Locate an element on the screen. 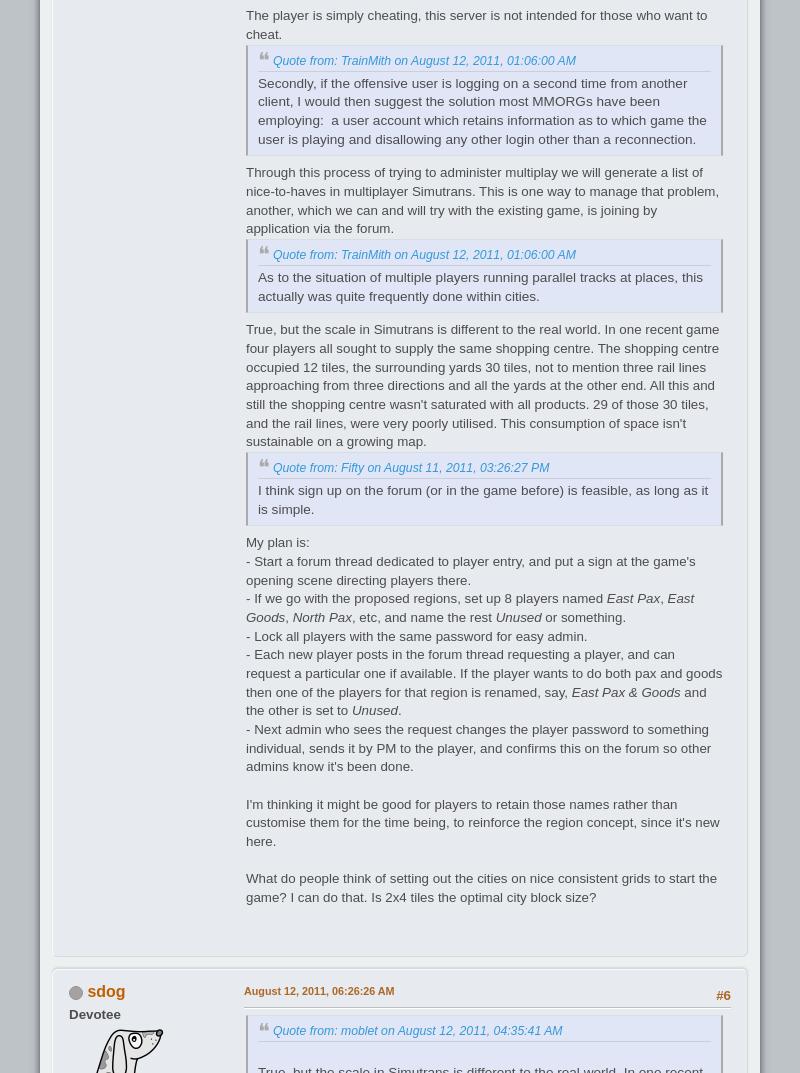  'I'm thinking it might be good for players to retain those names rather than customise them for the time being, to reinforce the region concept, since it's new here.' is located at coordinates (482, 822).